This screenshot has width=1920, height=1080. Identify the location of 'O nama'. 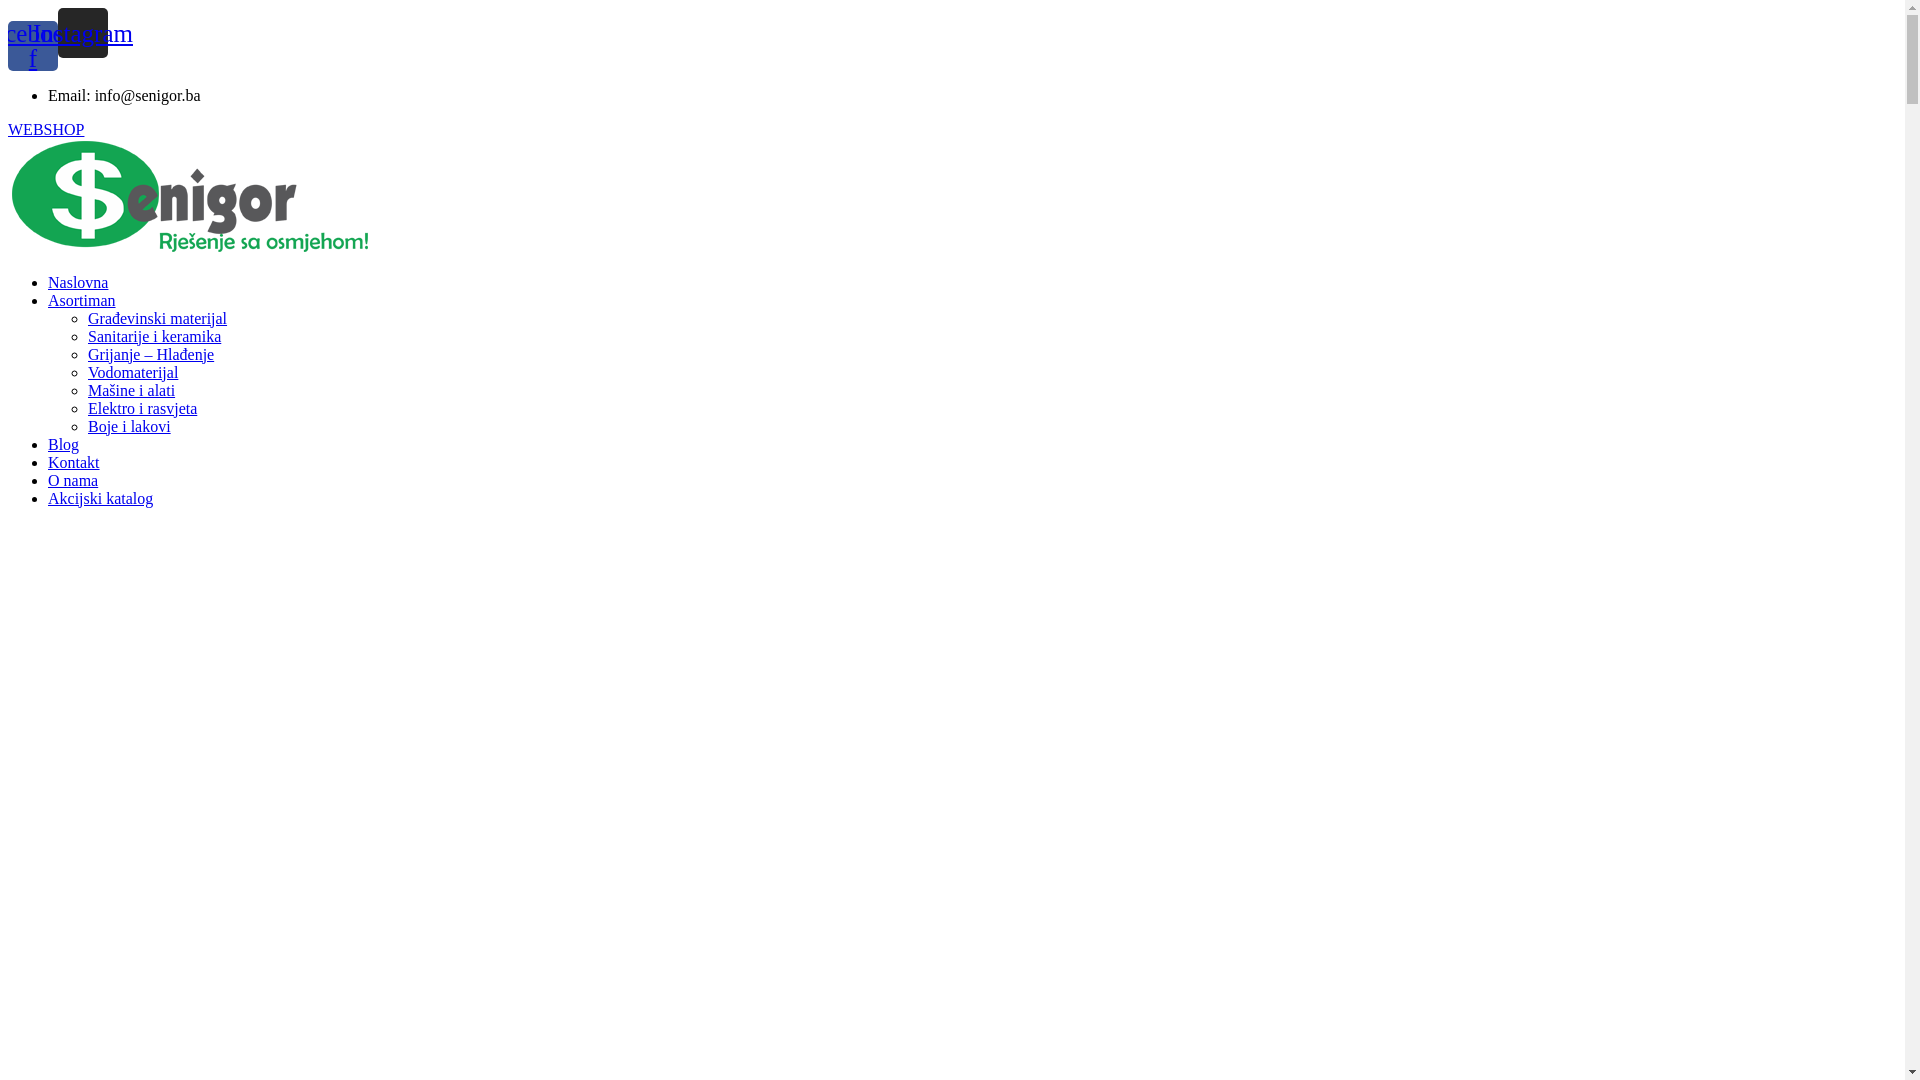
(72, 480).